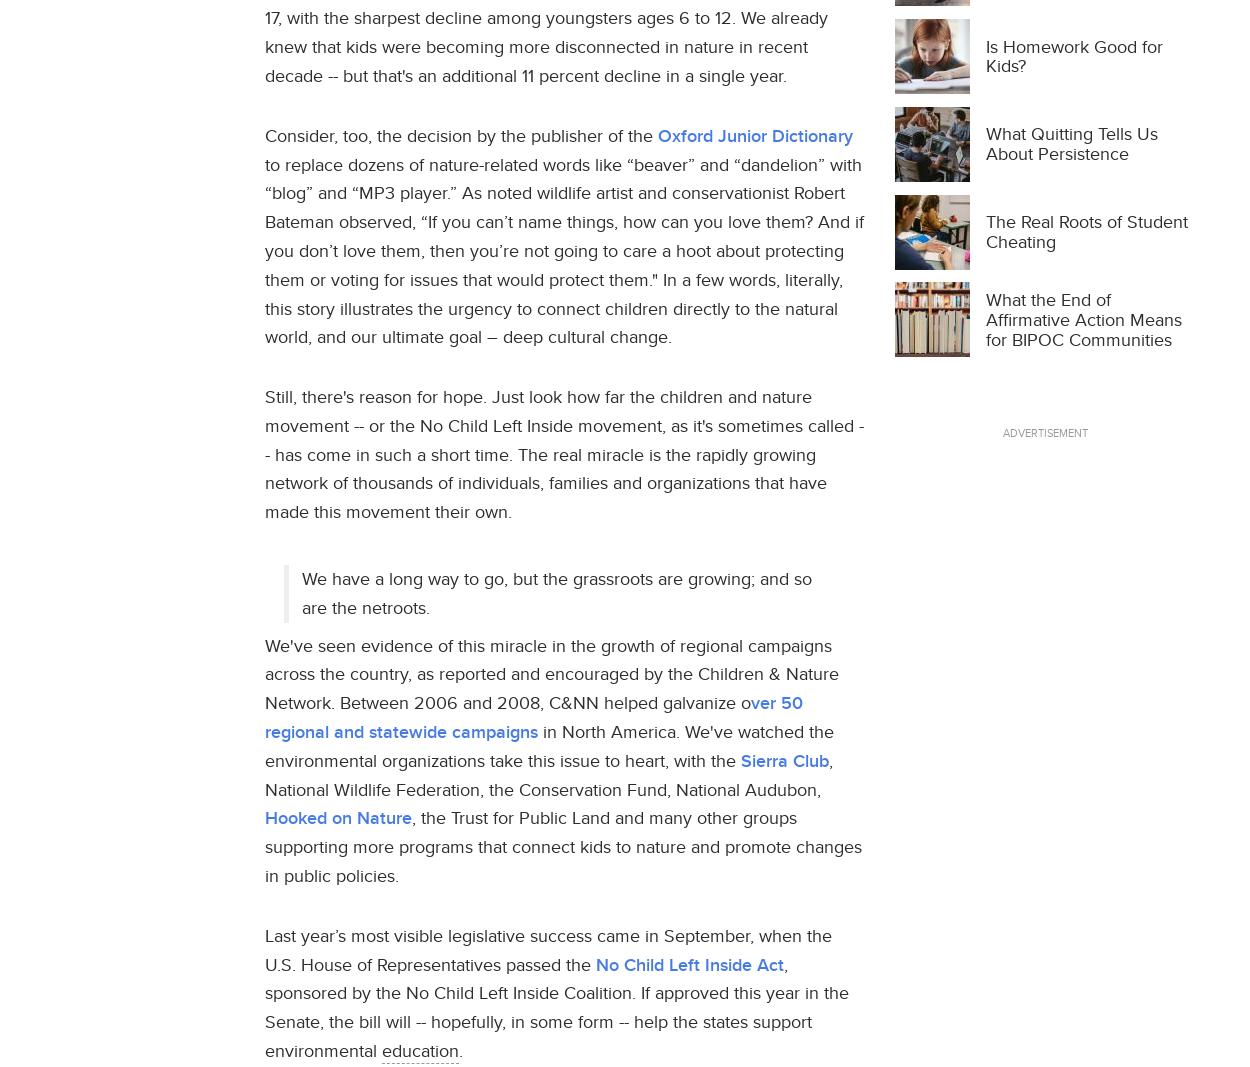 This screenshot has width=1250, height=1067. I want to click on 'What the End of Affirmative Action Means for BIPOC Communities', so click(984, 319).